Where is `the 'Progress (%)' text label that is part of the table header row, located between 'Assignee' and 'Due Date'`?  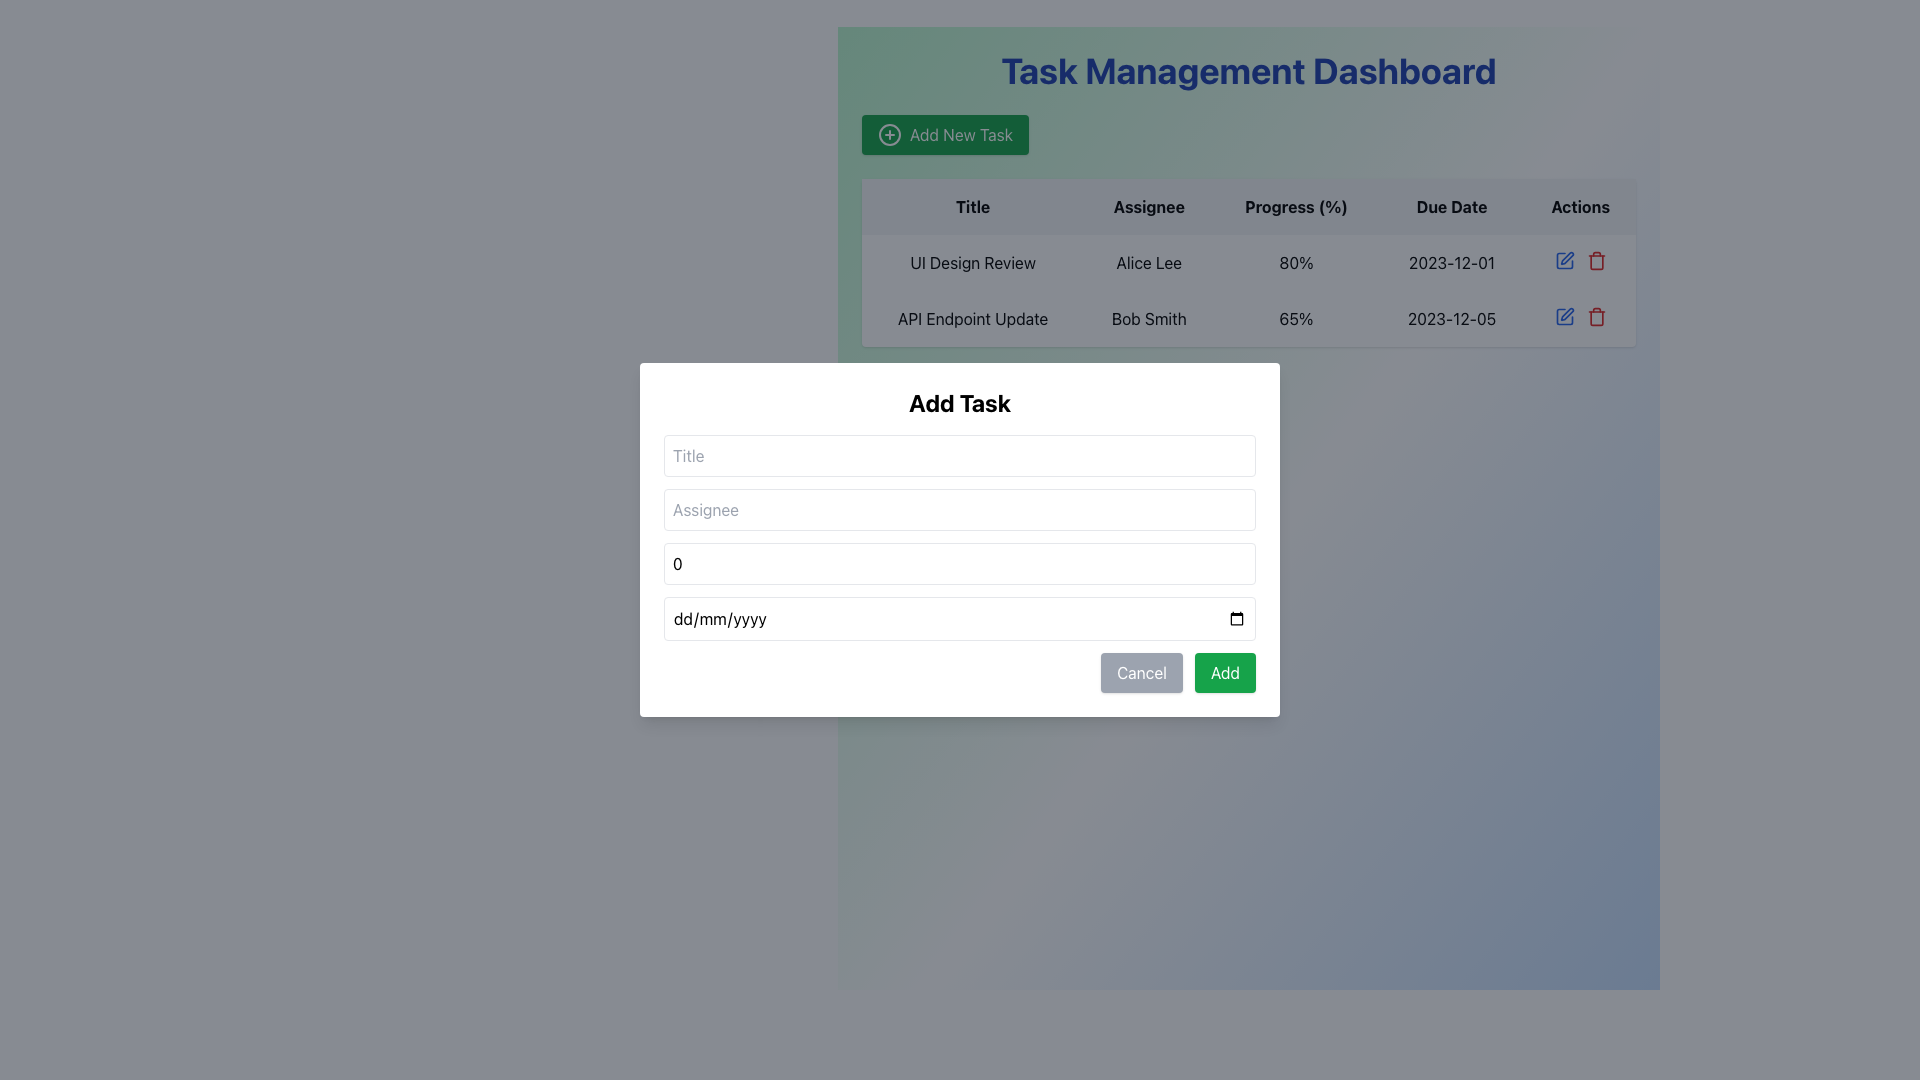 the 'Progress (%)' text label that is part of the table header row, located between 'Assignee' and 'Due Date' is located at coordinates (1296, 207).